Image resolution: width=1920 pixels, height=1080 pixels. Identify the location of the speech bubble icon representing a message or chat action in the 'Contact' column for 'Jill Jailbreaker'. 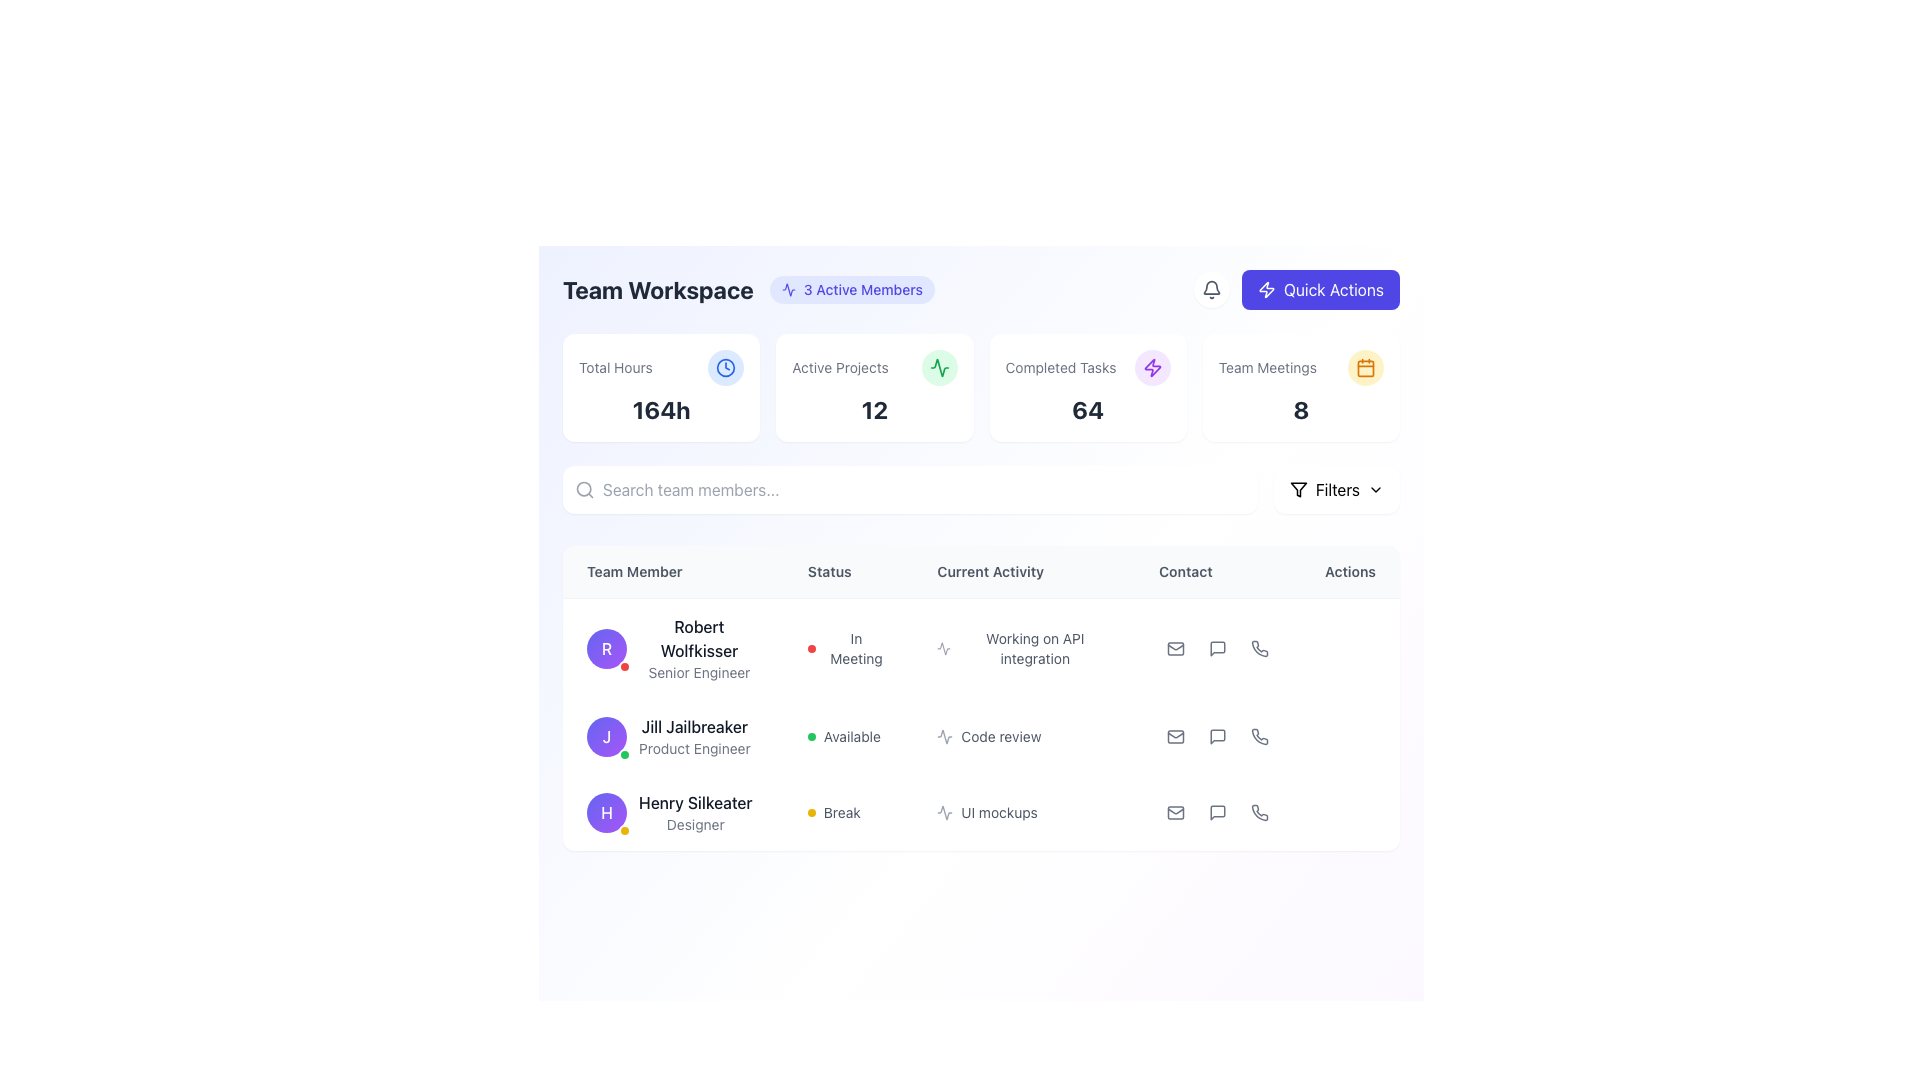
(1217, 813).